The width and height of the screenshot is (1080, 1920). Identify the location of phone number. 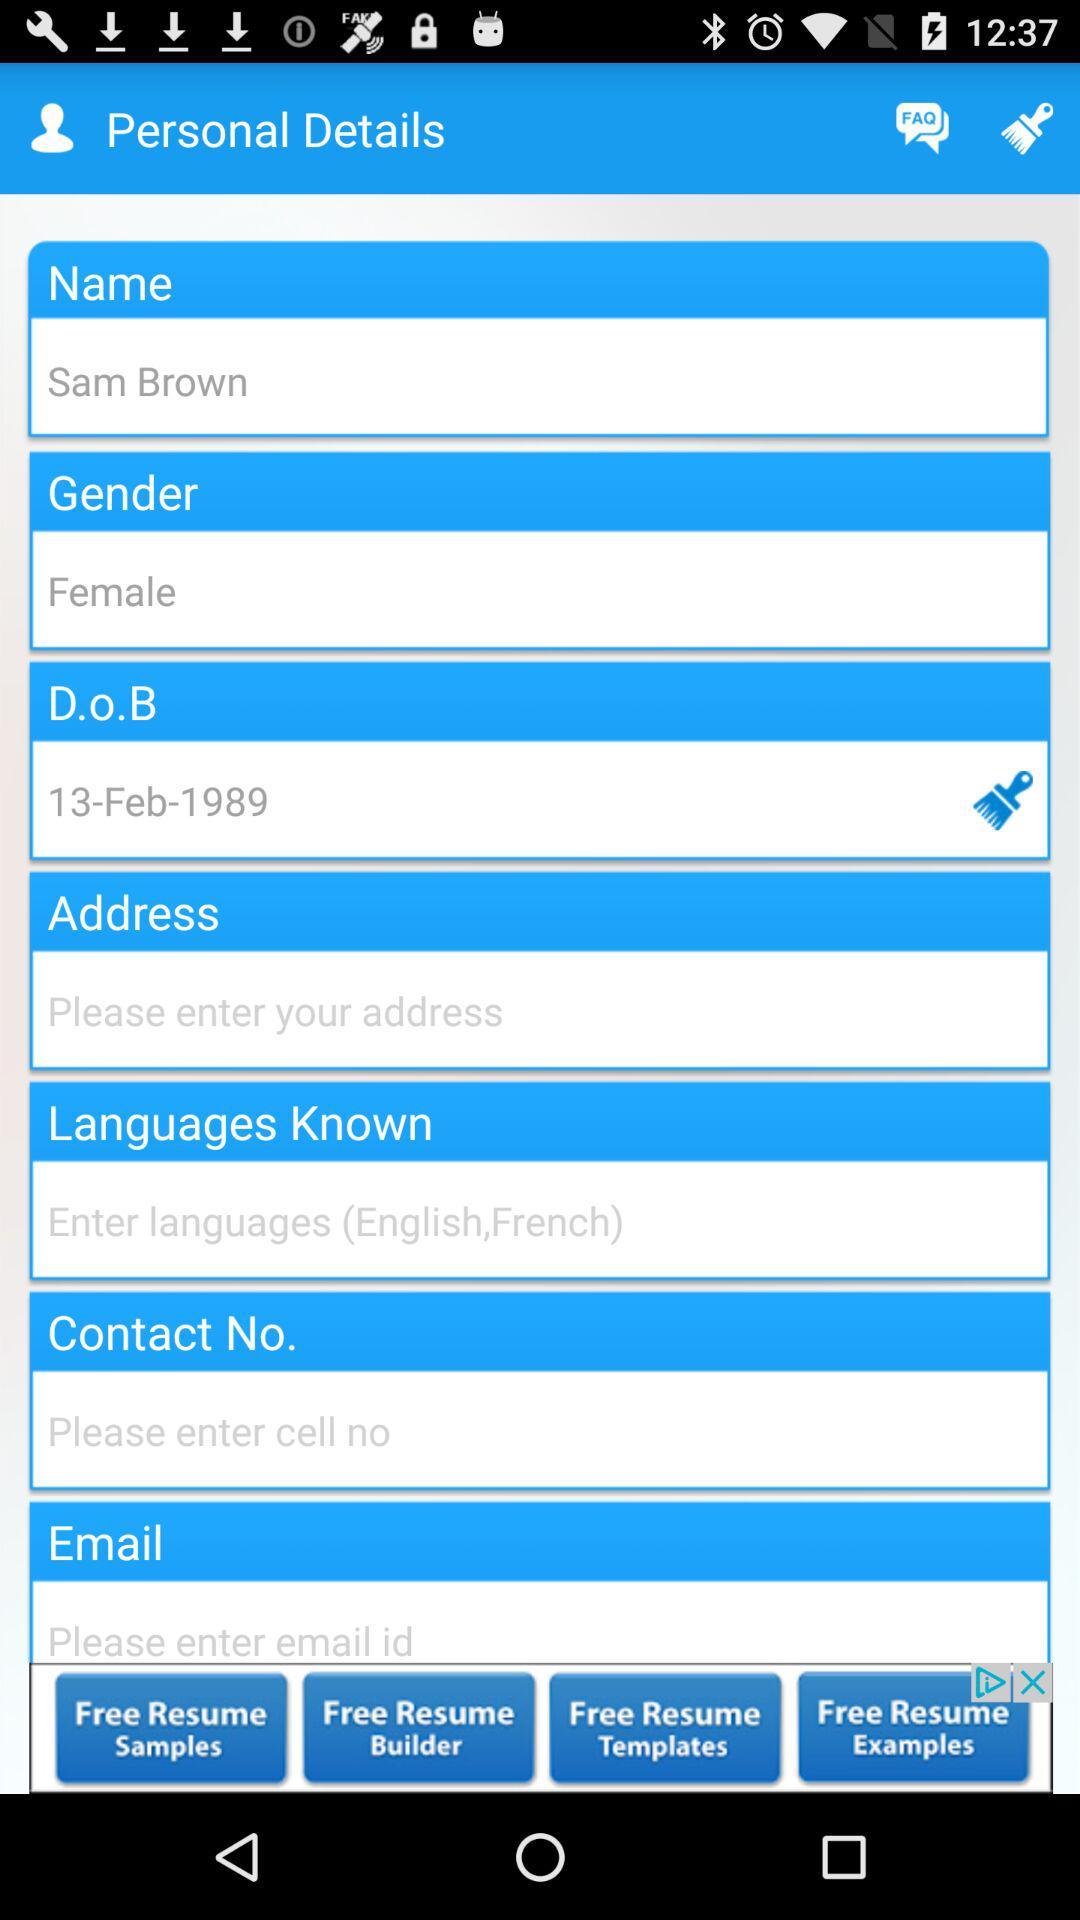
(540, 1429).